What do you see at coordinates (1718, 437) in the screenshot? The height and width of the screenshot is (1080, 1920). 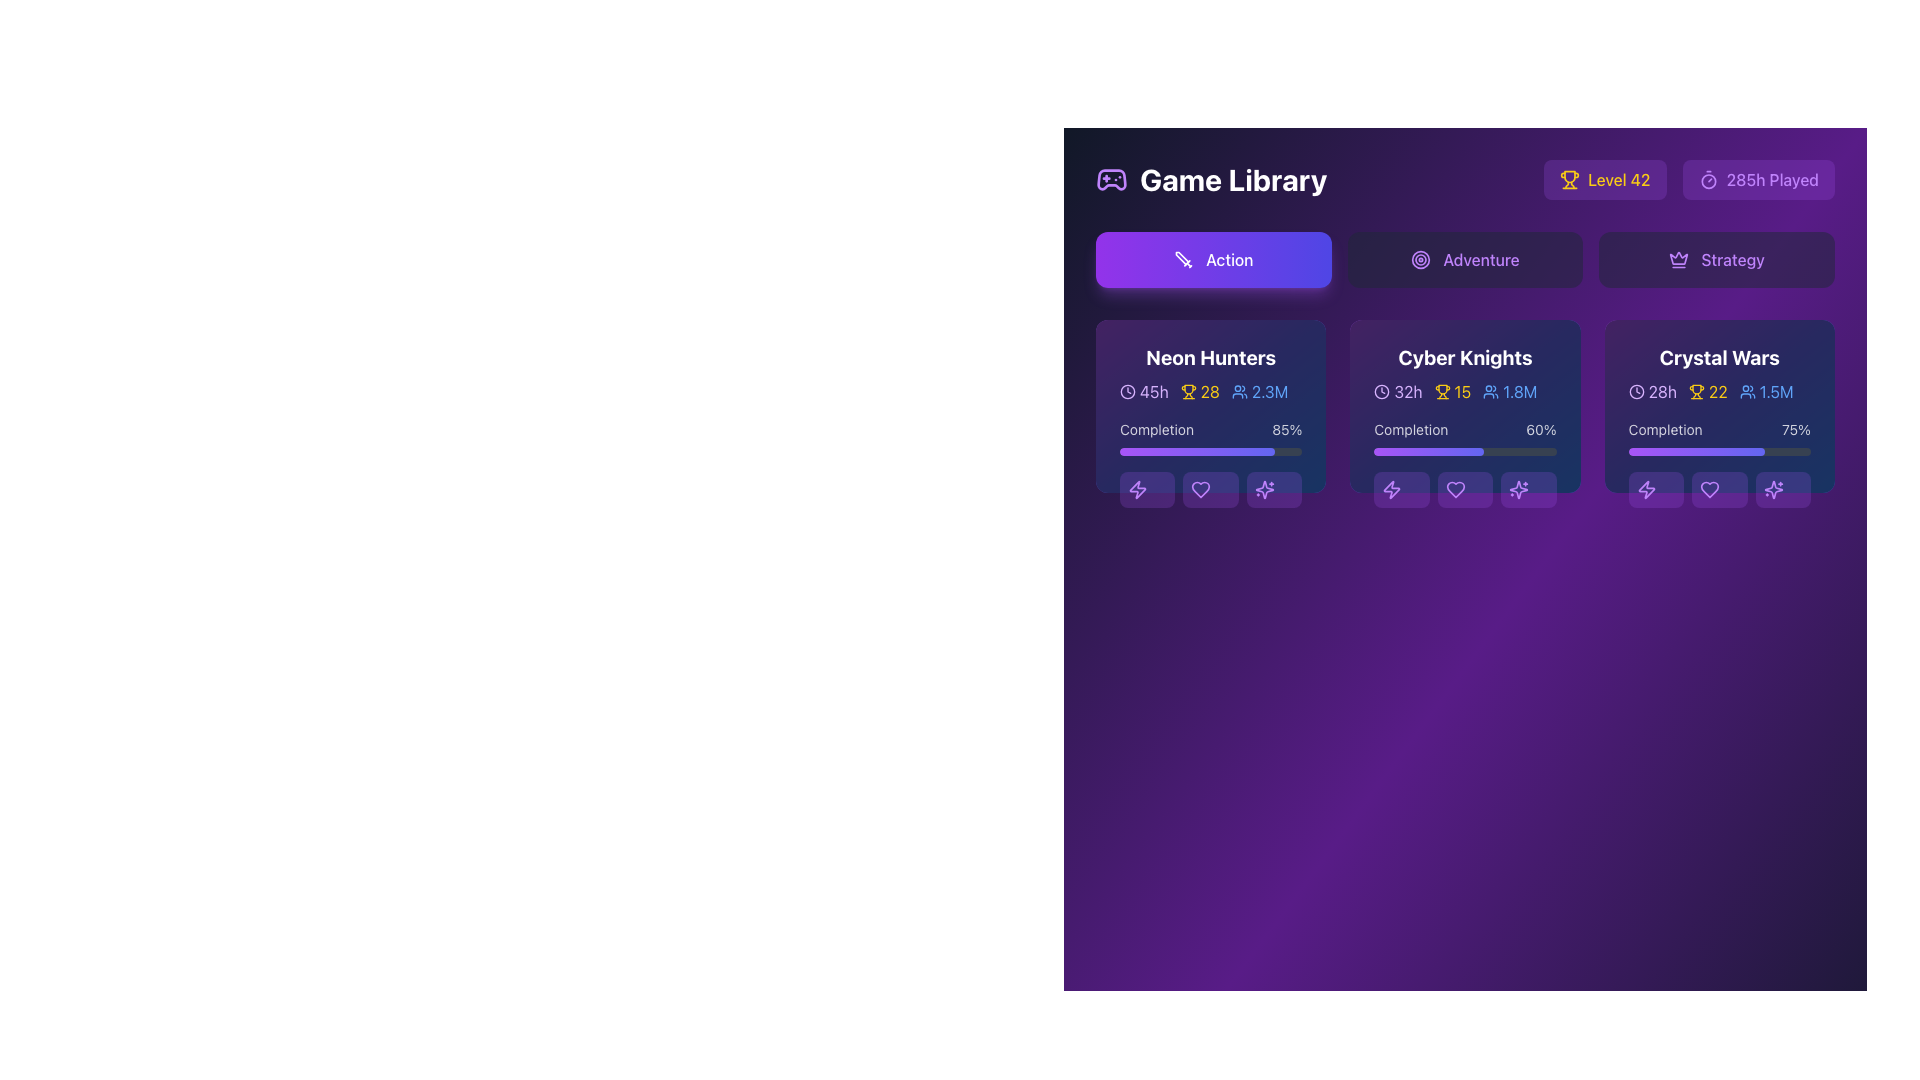 I see `the Progress bar labeled 'Completion' with a value of '75%' located in the 'Crystal Wars' game card` at bounding box center [1718, 437].